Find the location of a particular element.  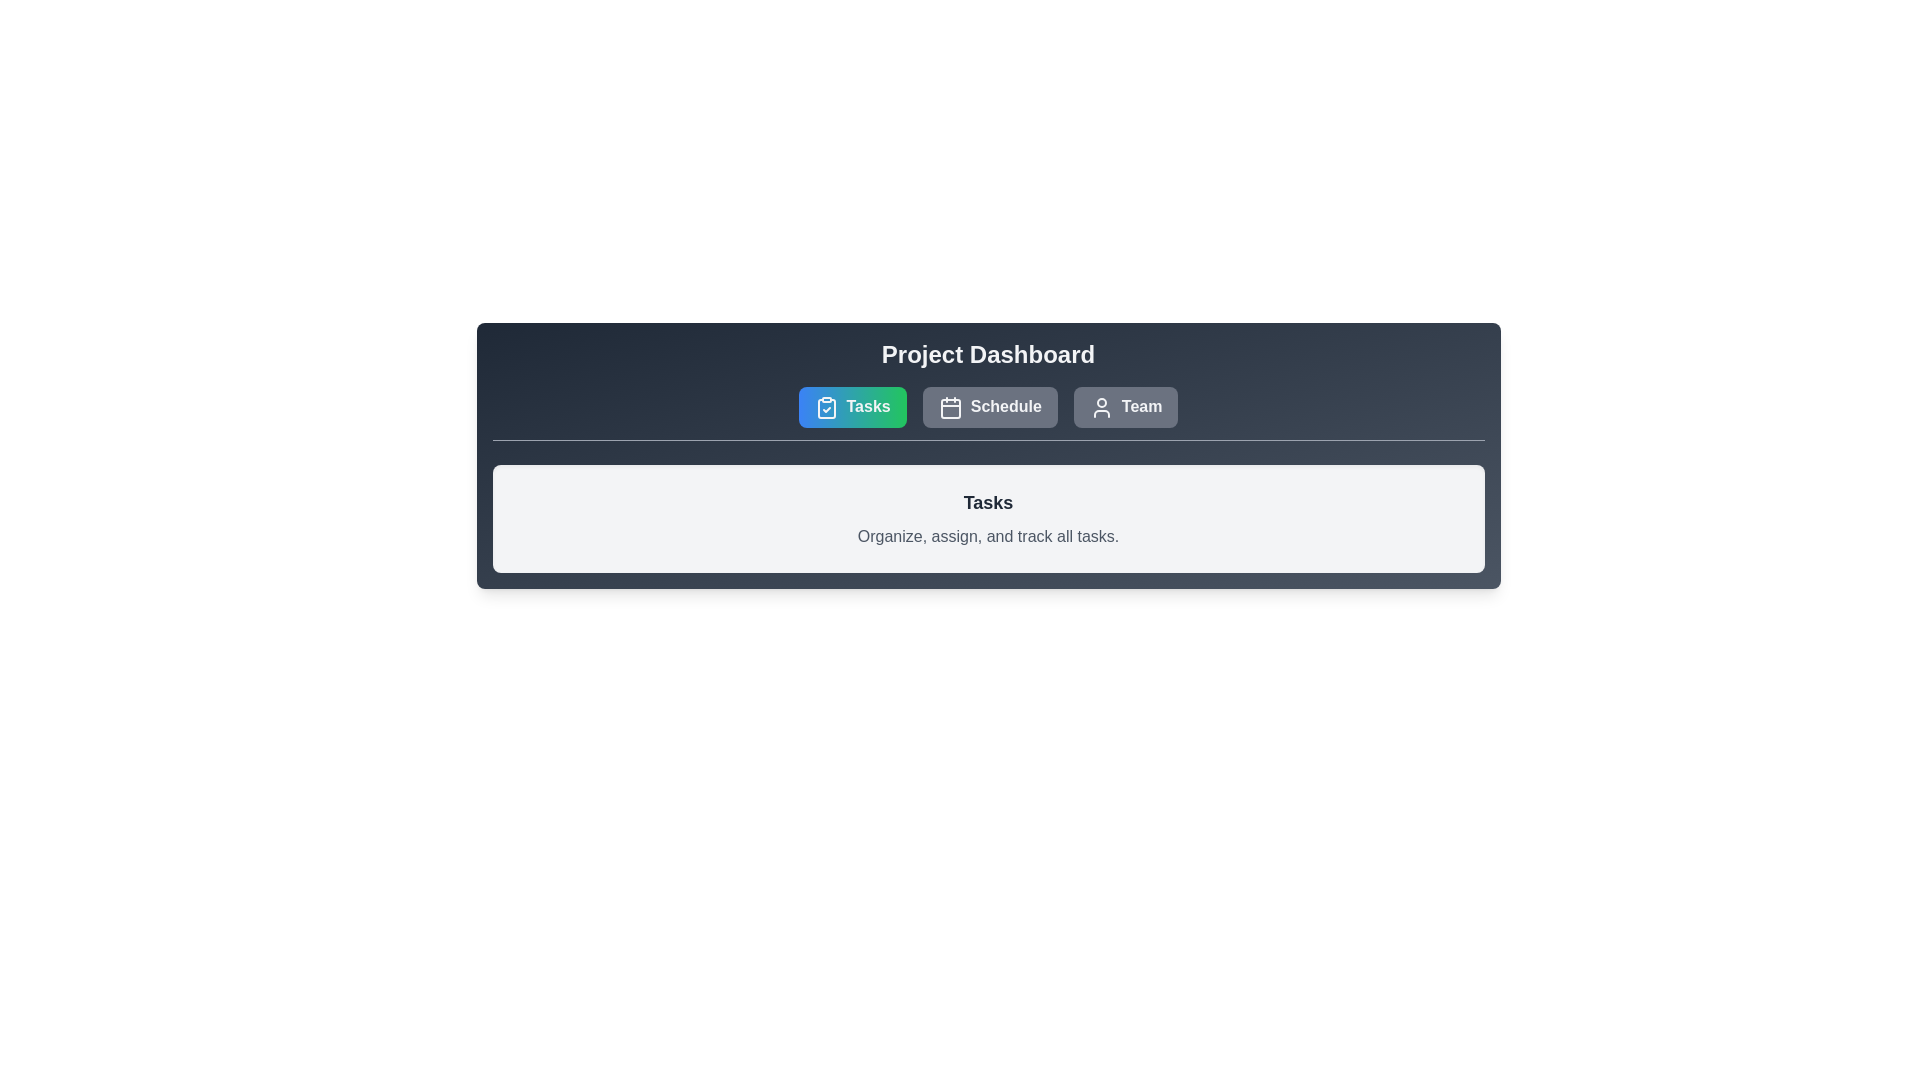

the user icon within the 'Team' button, which is the third button from the left under the 'Project Dashboard' header is located at coordinates (1100, 406).